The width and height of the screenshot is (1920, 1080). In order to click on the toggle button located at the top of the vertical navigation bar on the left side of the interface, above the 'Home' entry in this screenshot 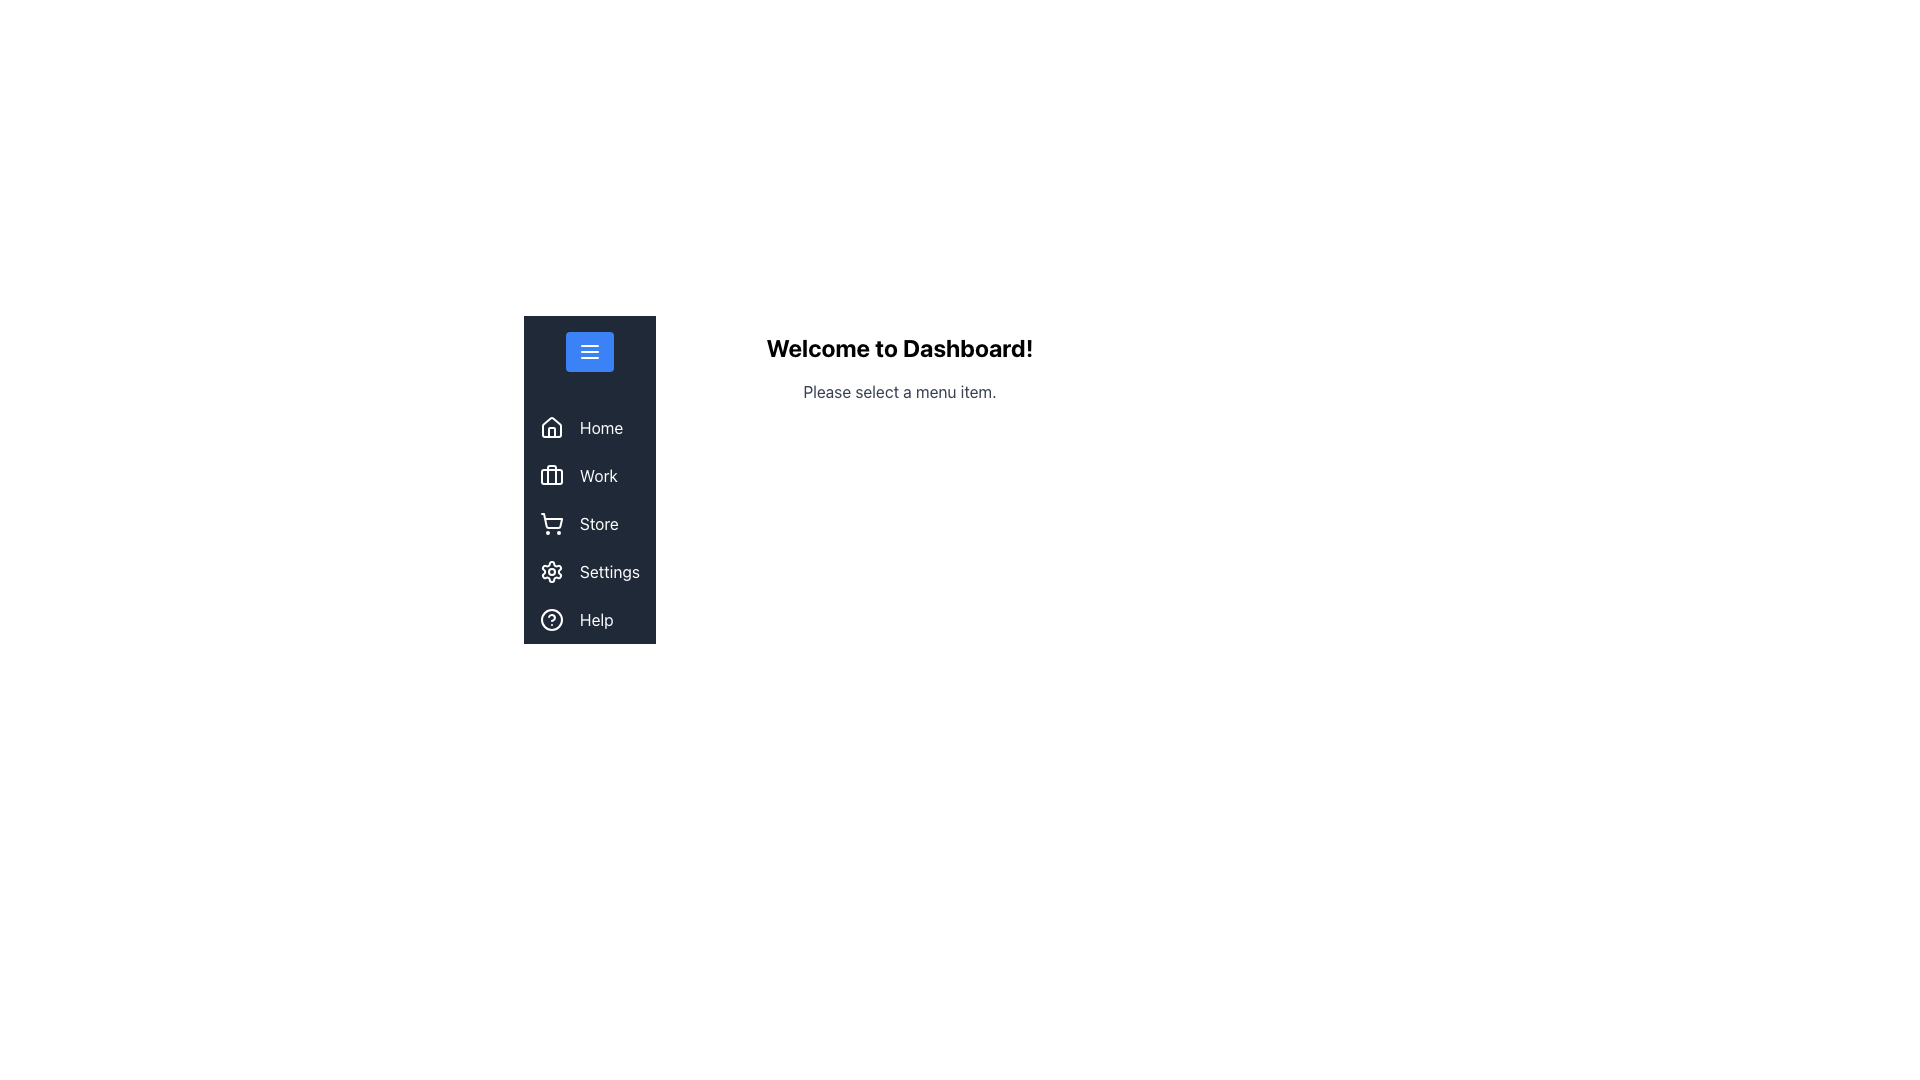, I will do `click(589, 350)`.